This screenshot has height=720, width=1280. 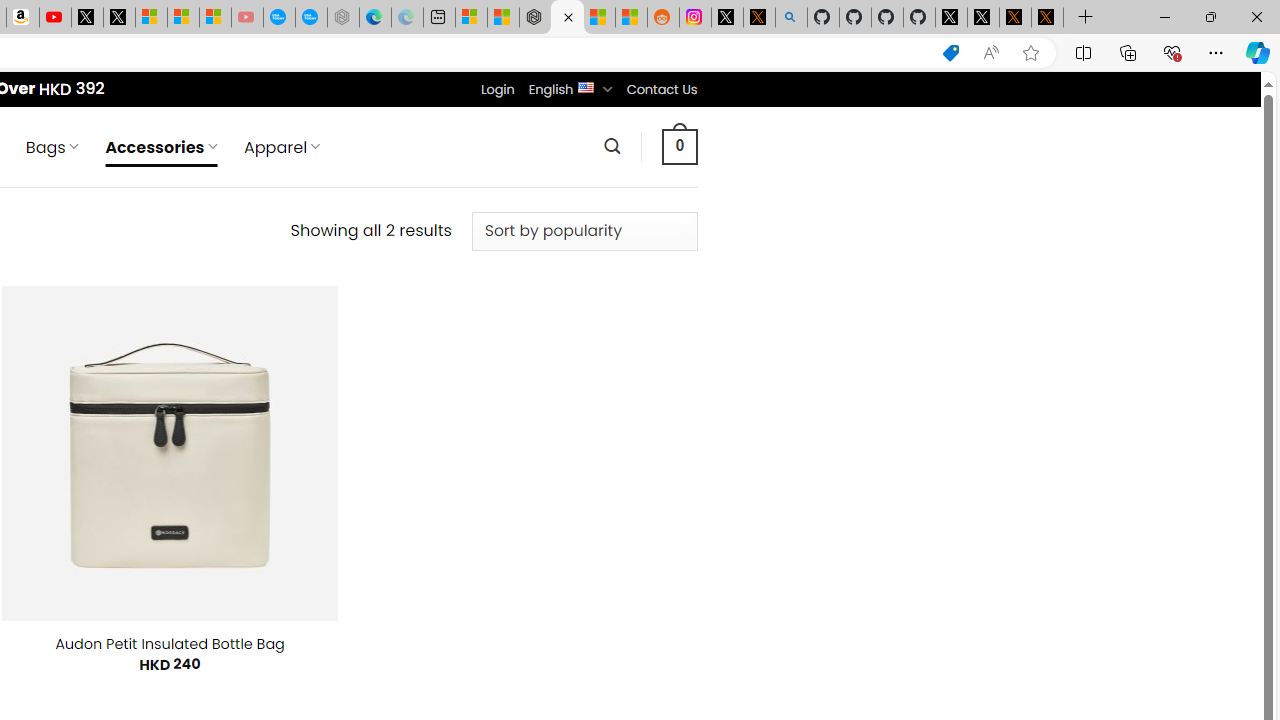 What do you see at coordinates (1046, 17) in the screenshot?
I see `'X Privacy Policy'` at bounding box center [1046, 17].